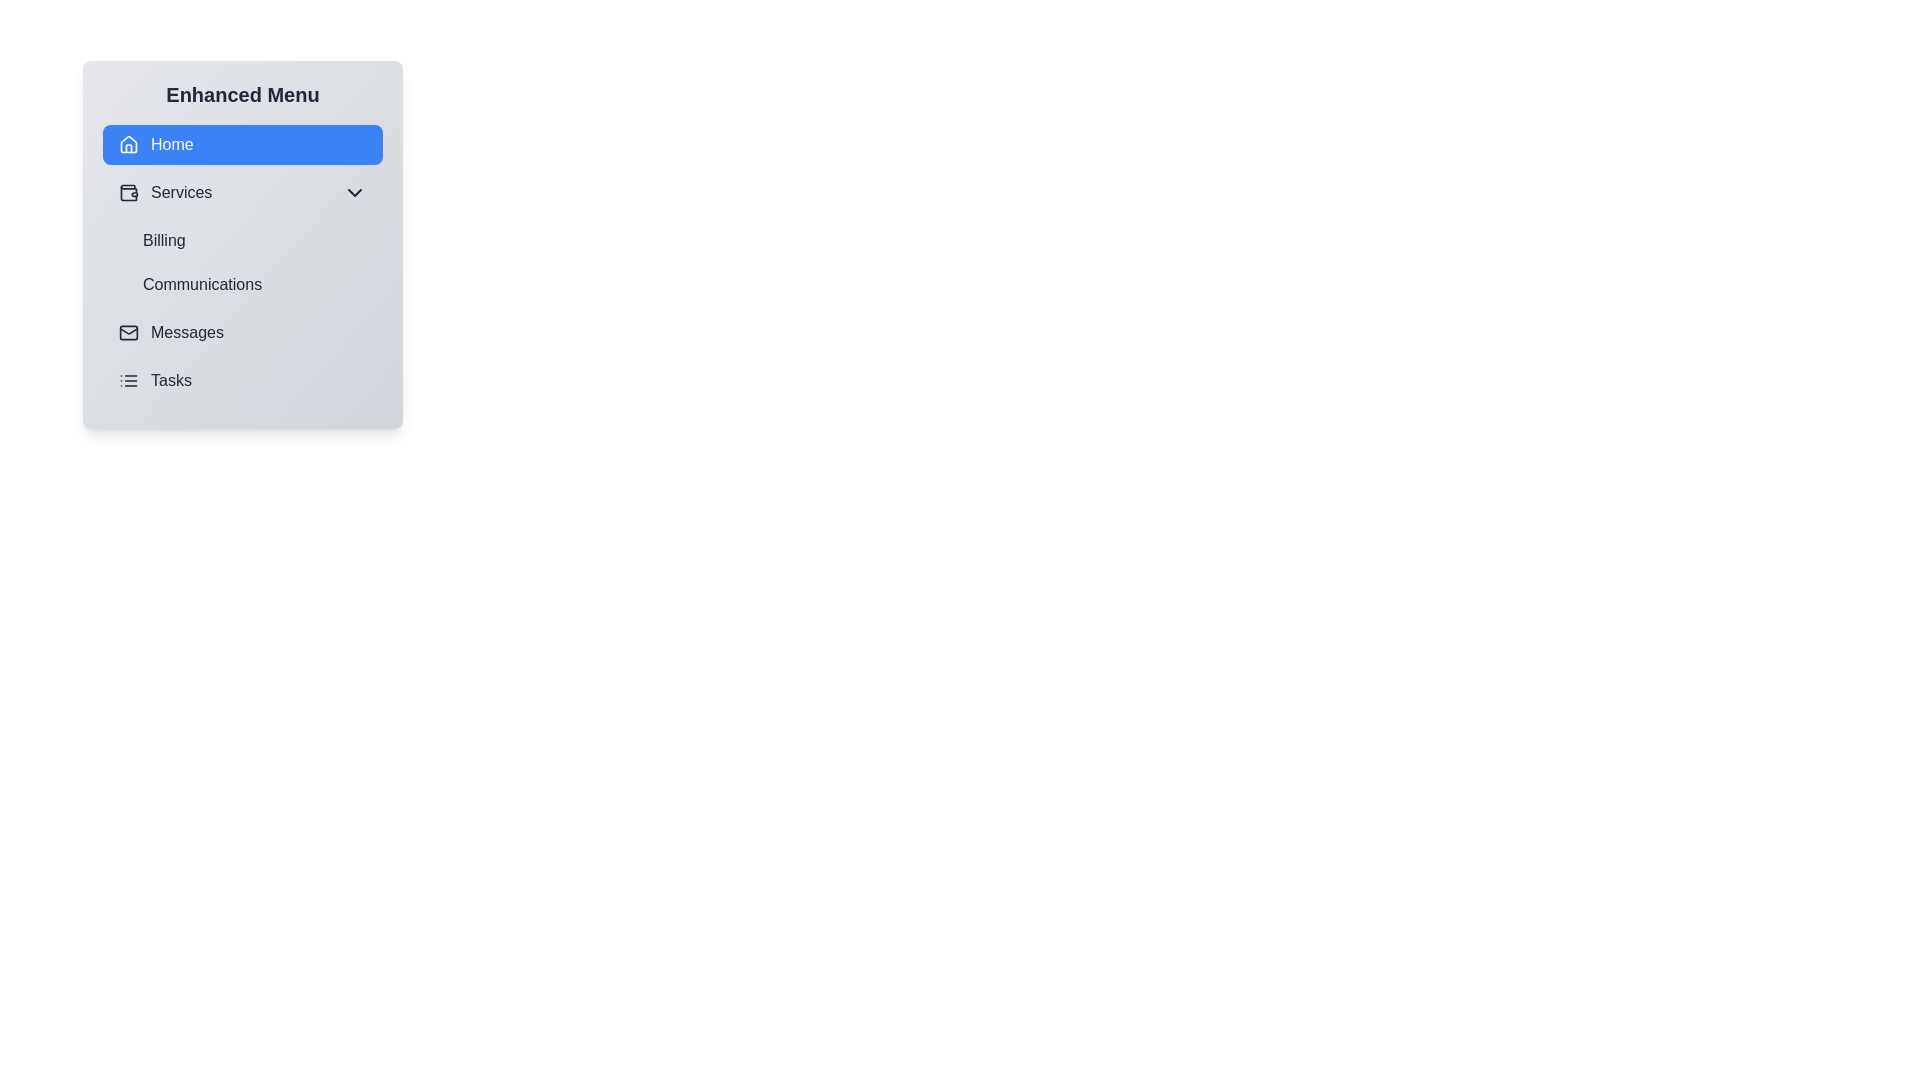  What do you see at coordinates (155, 144) in the screenshot?
I see `the active 'Home' menu item with icon, which is the first option under the 'Enhanced Menu' heading` at bounding box center [155, 144].